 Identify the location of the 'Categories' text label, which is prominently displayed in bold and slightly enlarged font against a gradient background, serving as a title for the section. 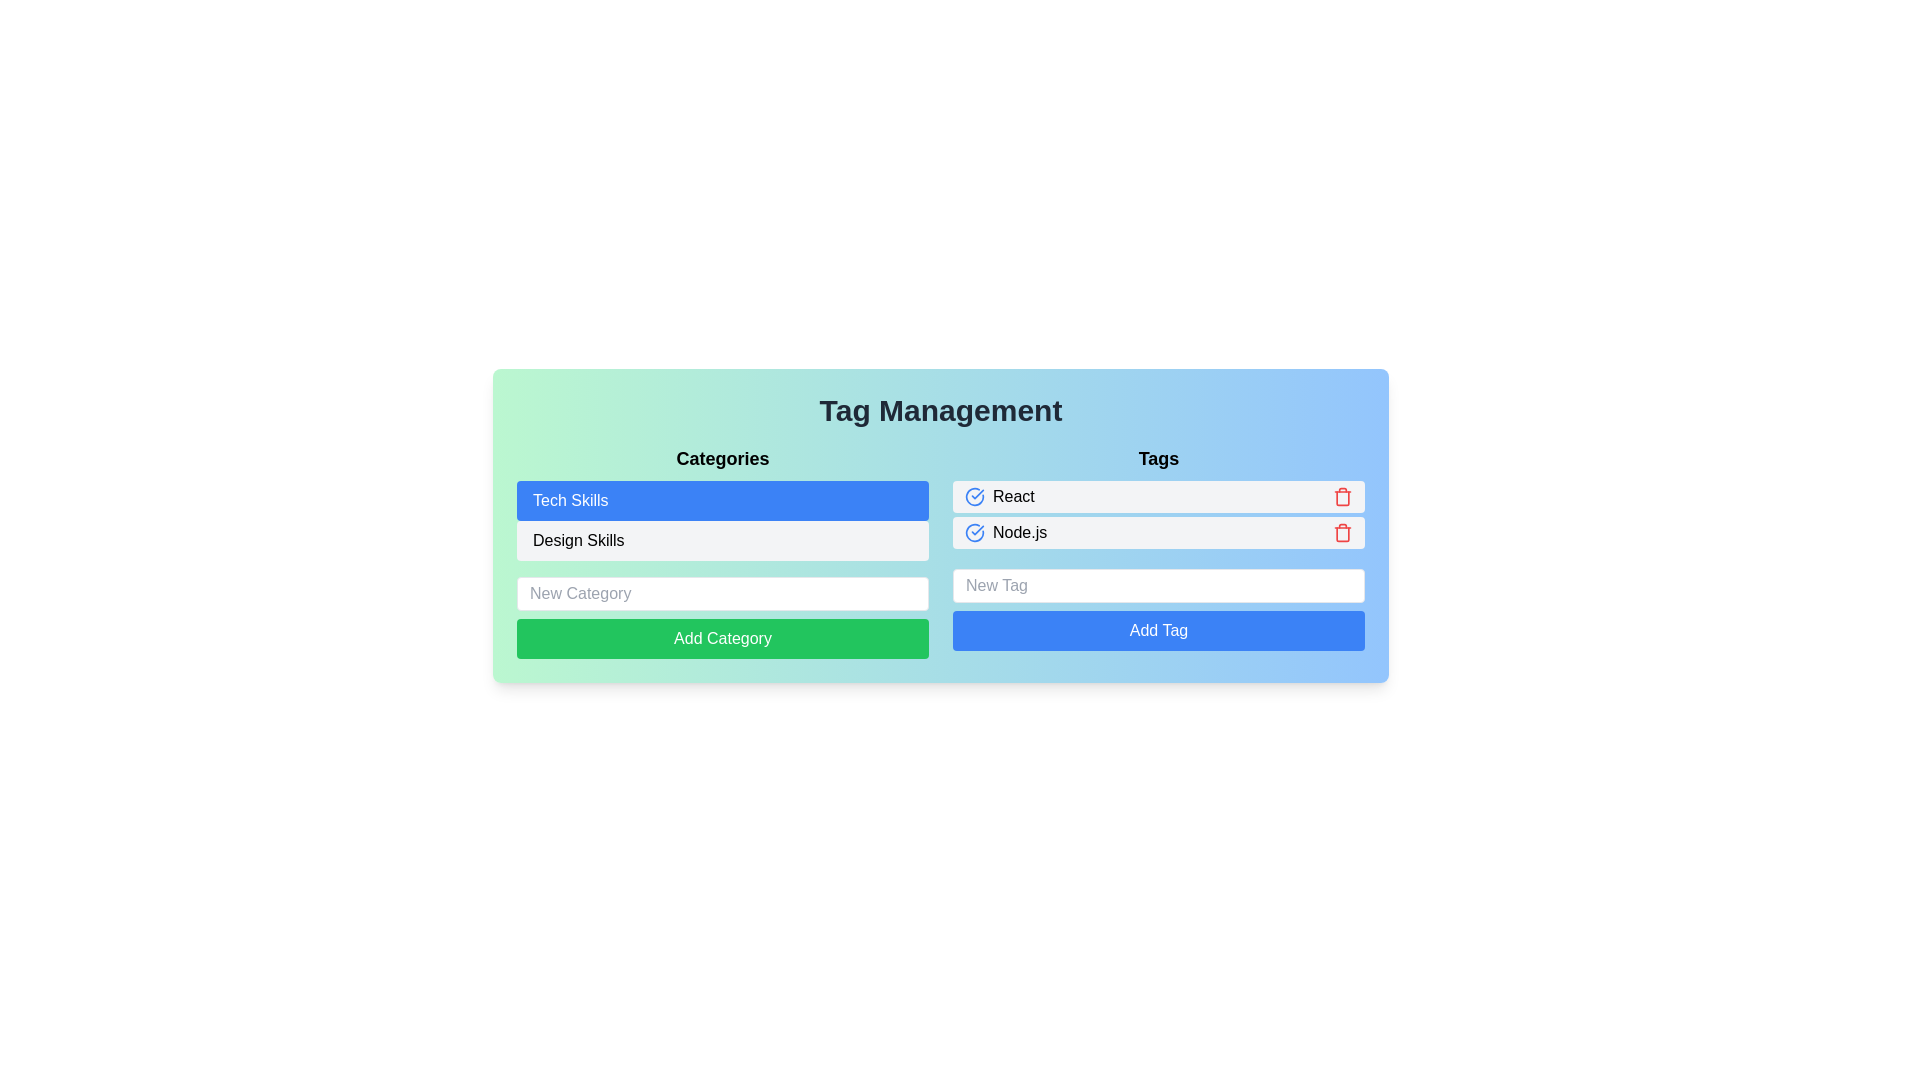
(722, 459).